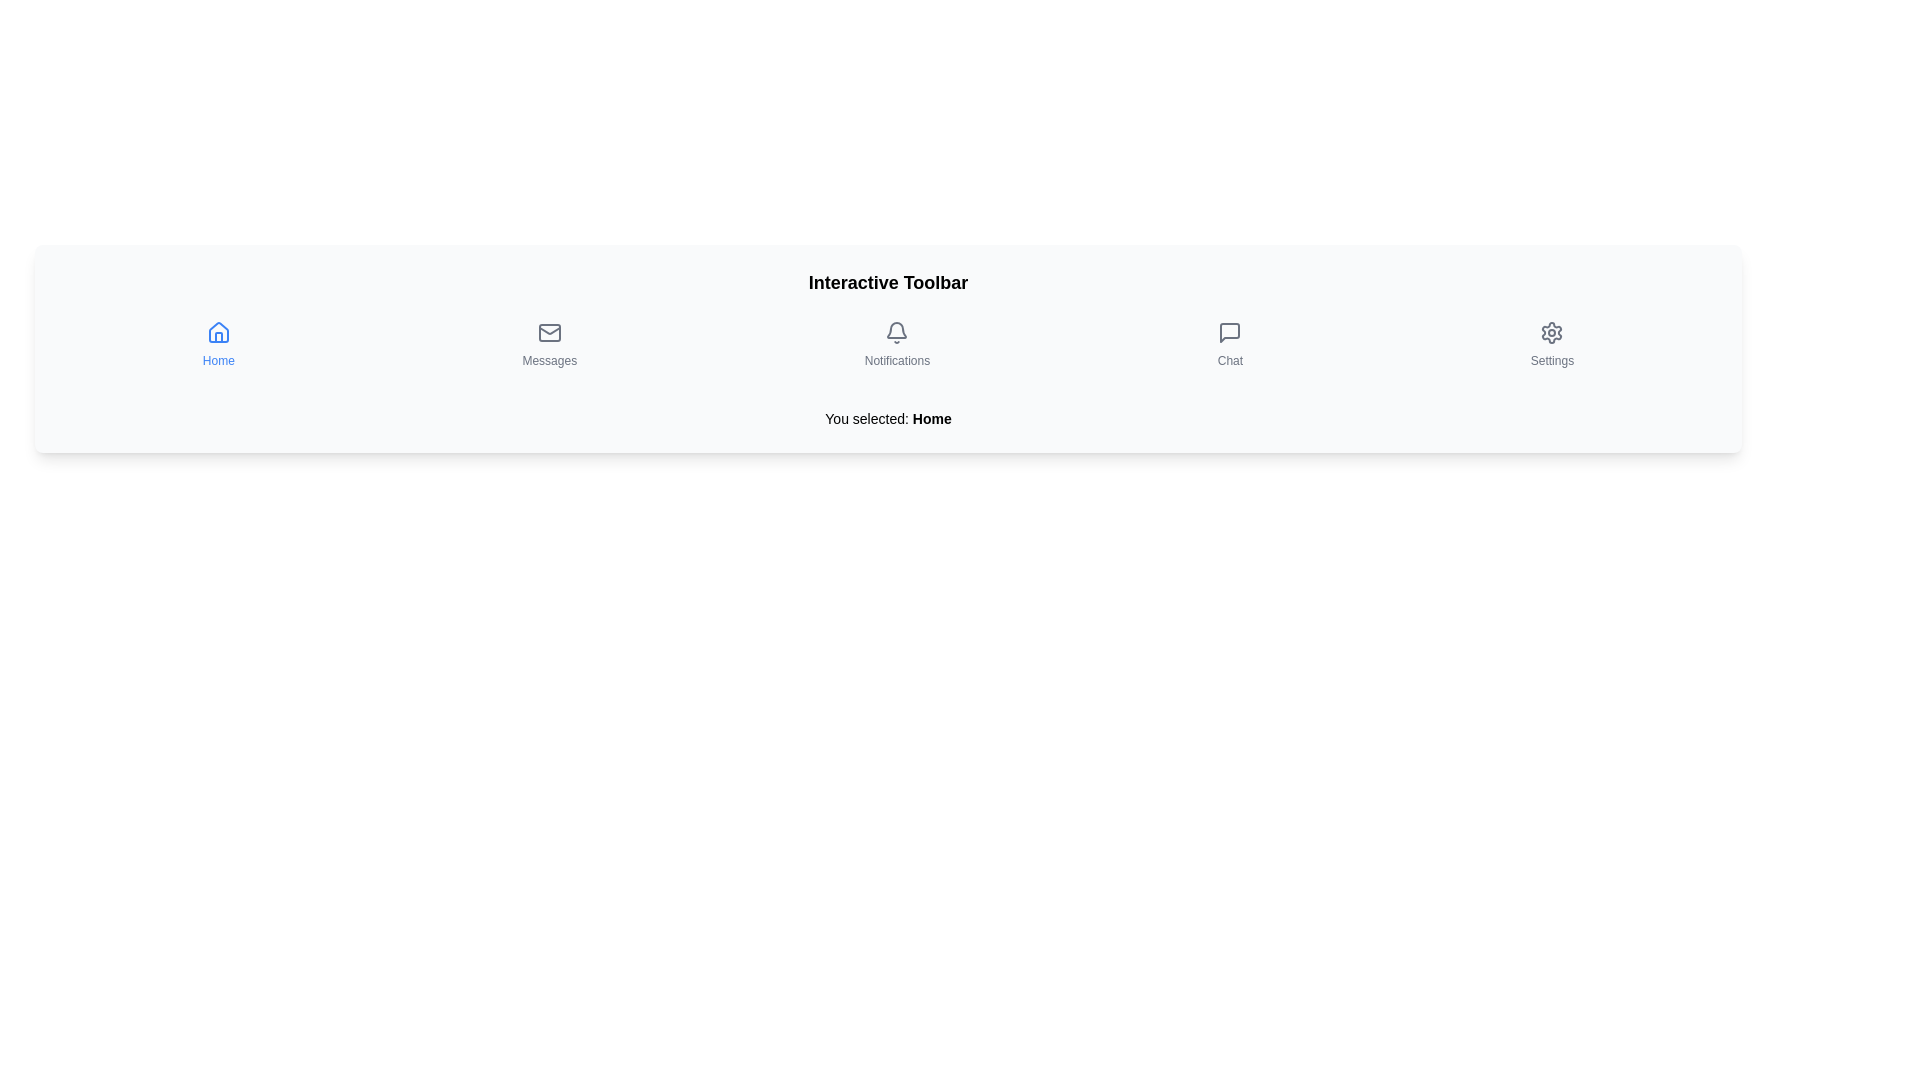  I want to click on the title text element that serves as the heading for the toolbar section, located at the top center of the interface, so click(887, 282).